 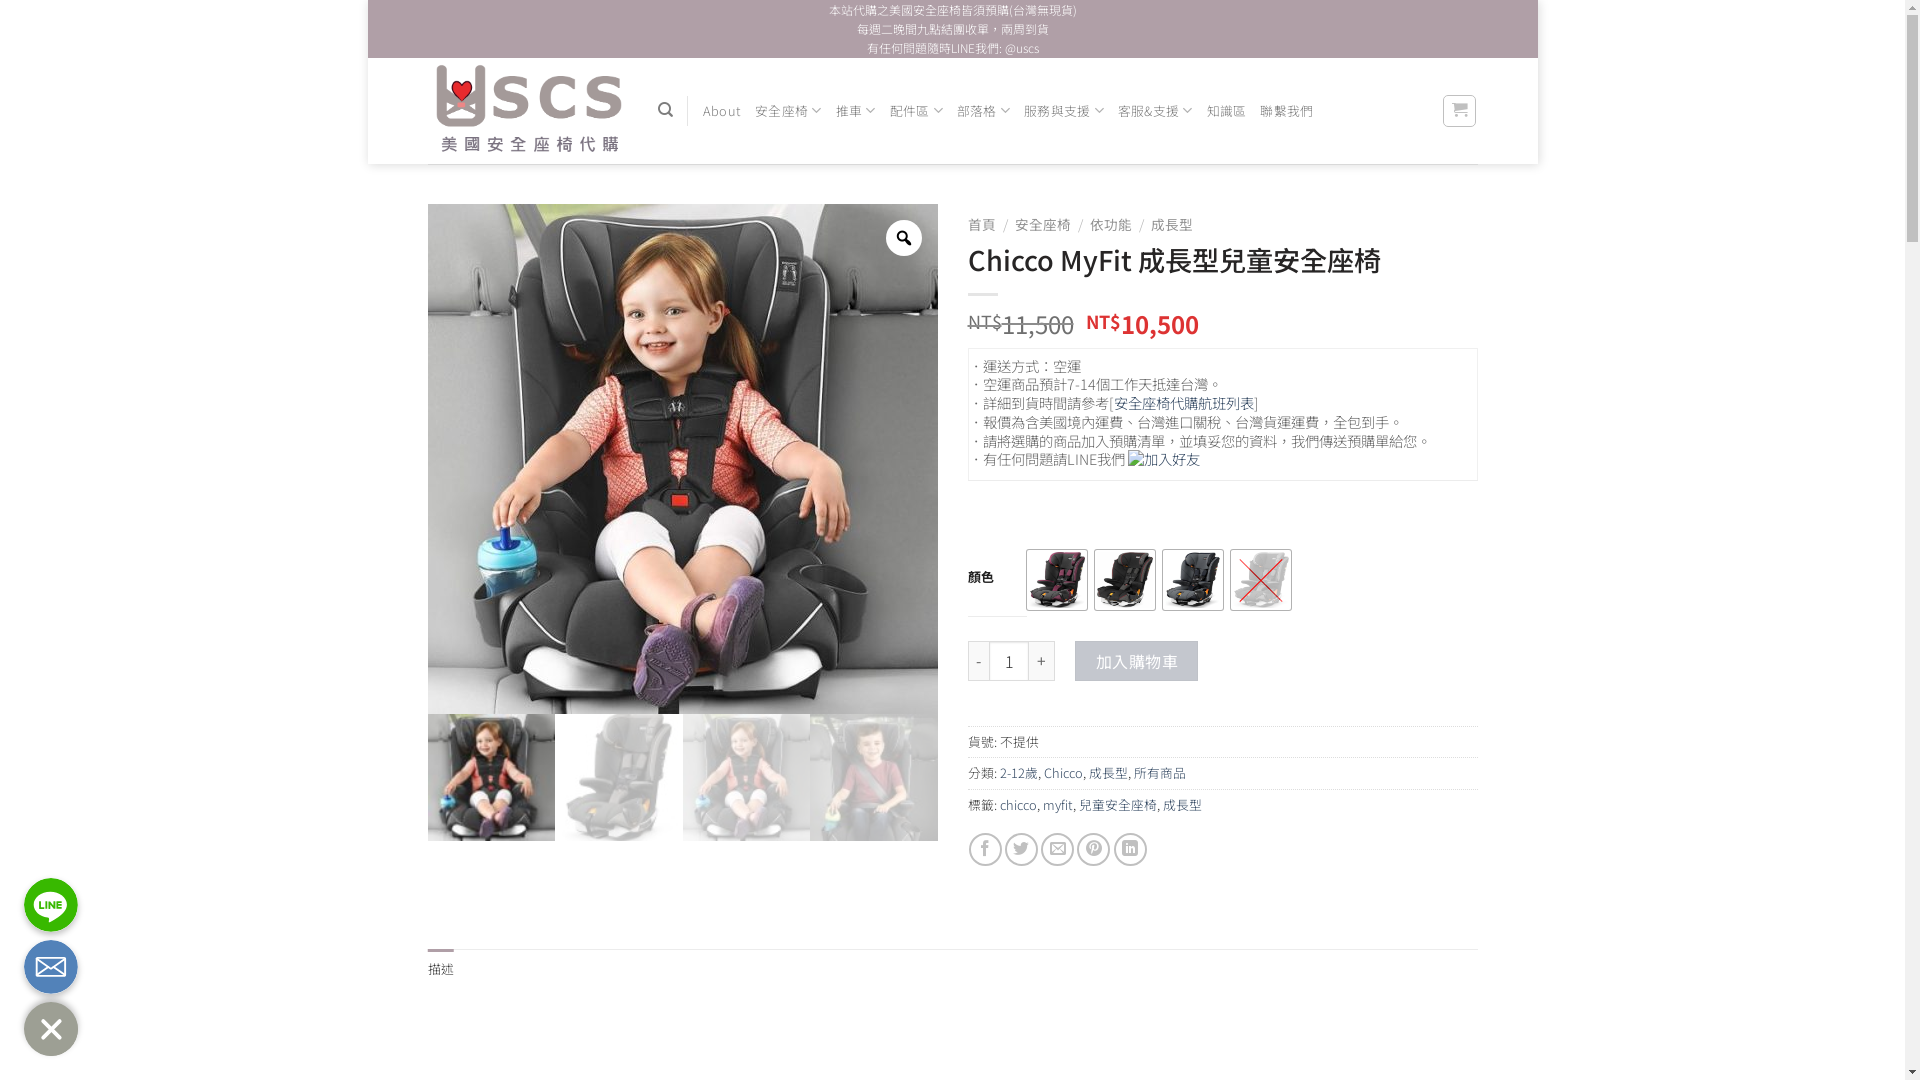 What do you see at coordinates (720, 111) in the screenshot?
I see `'About'` at bounding box center [720, 111].